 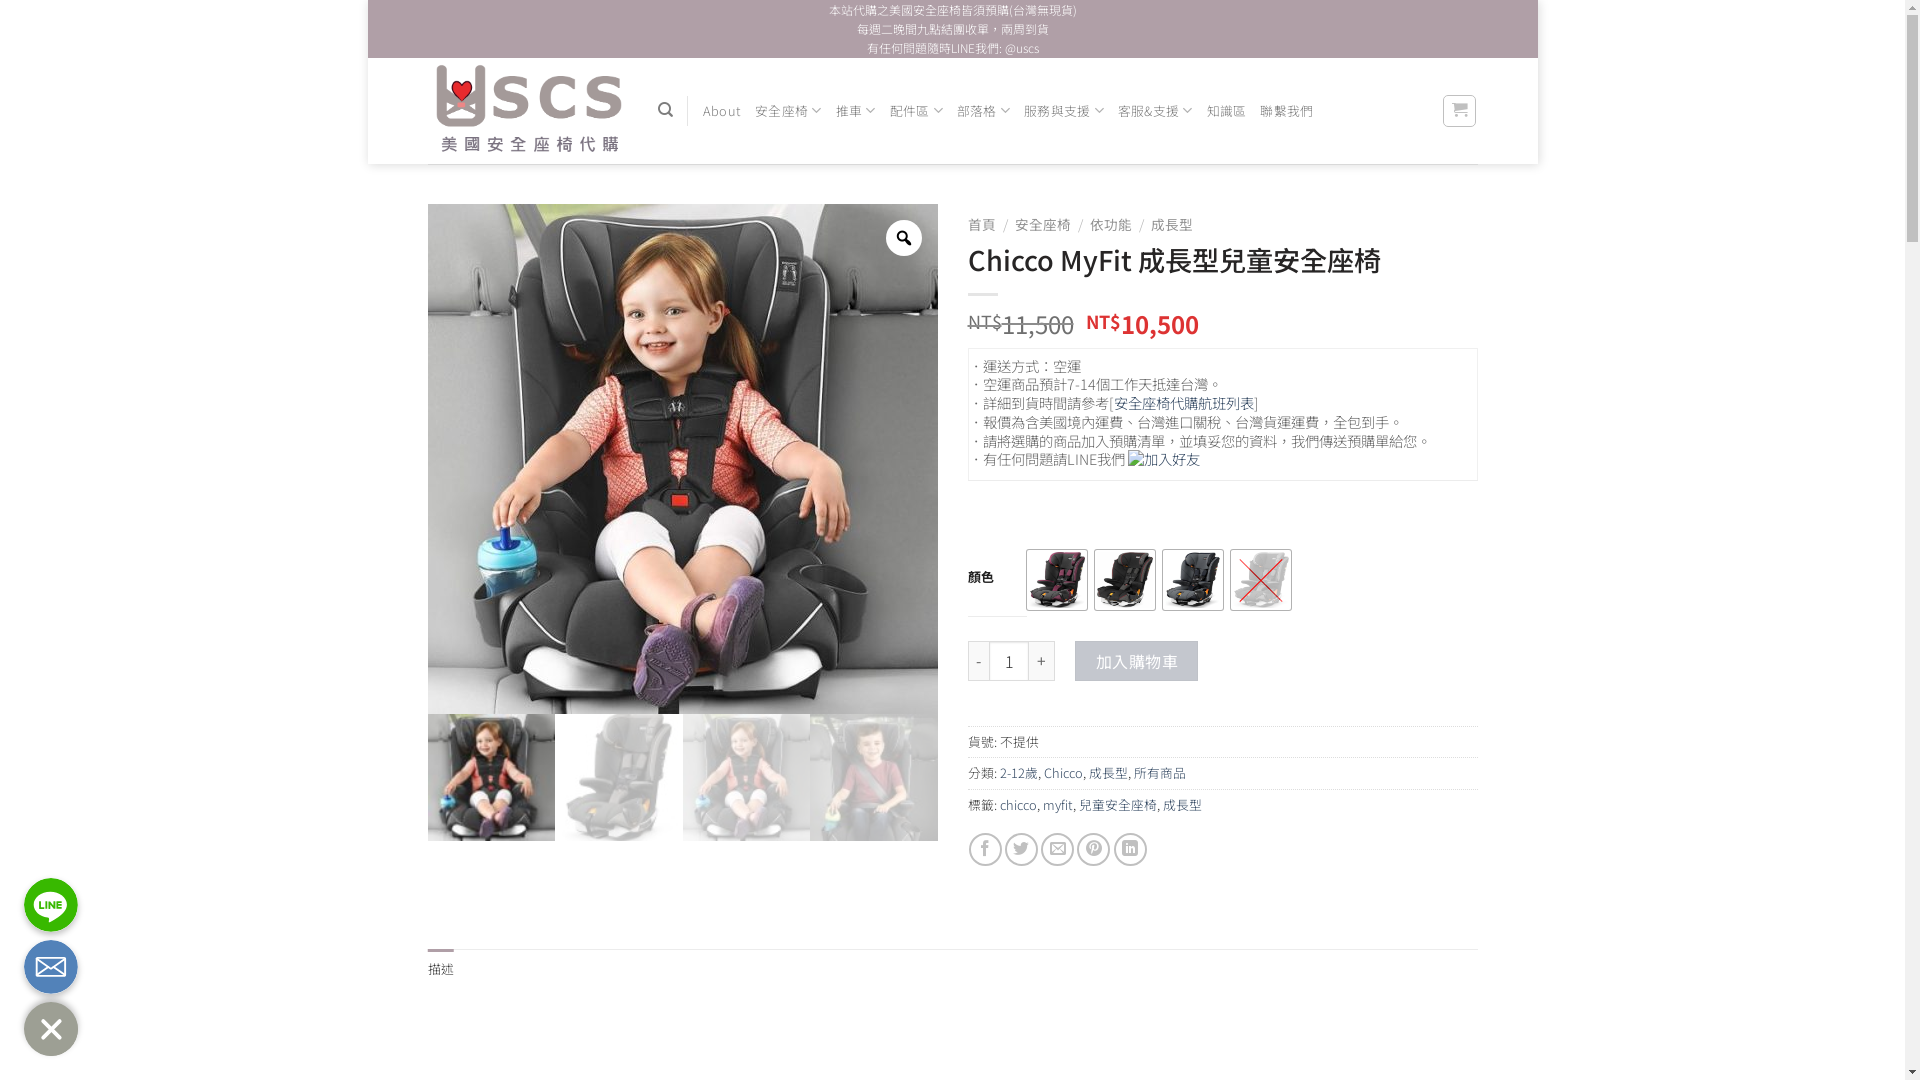 What do you see at coordinates (720, 111) in the screenshot?
I see `'About'` at bounding box center [720, 111].